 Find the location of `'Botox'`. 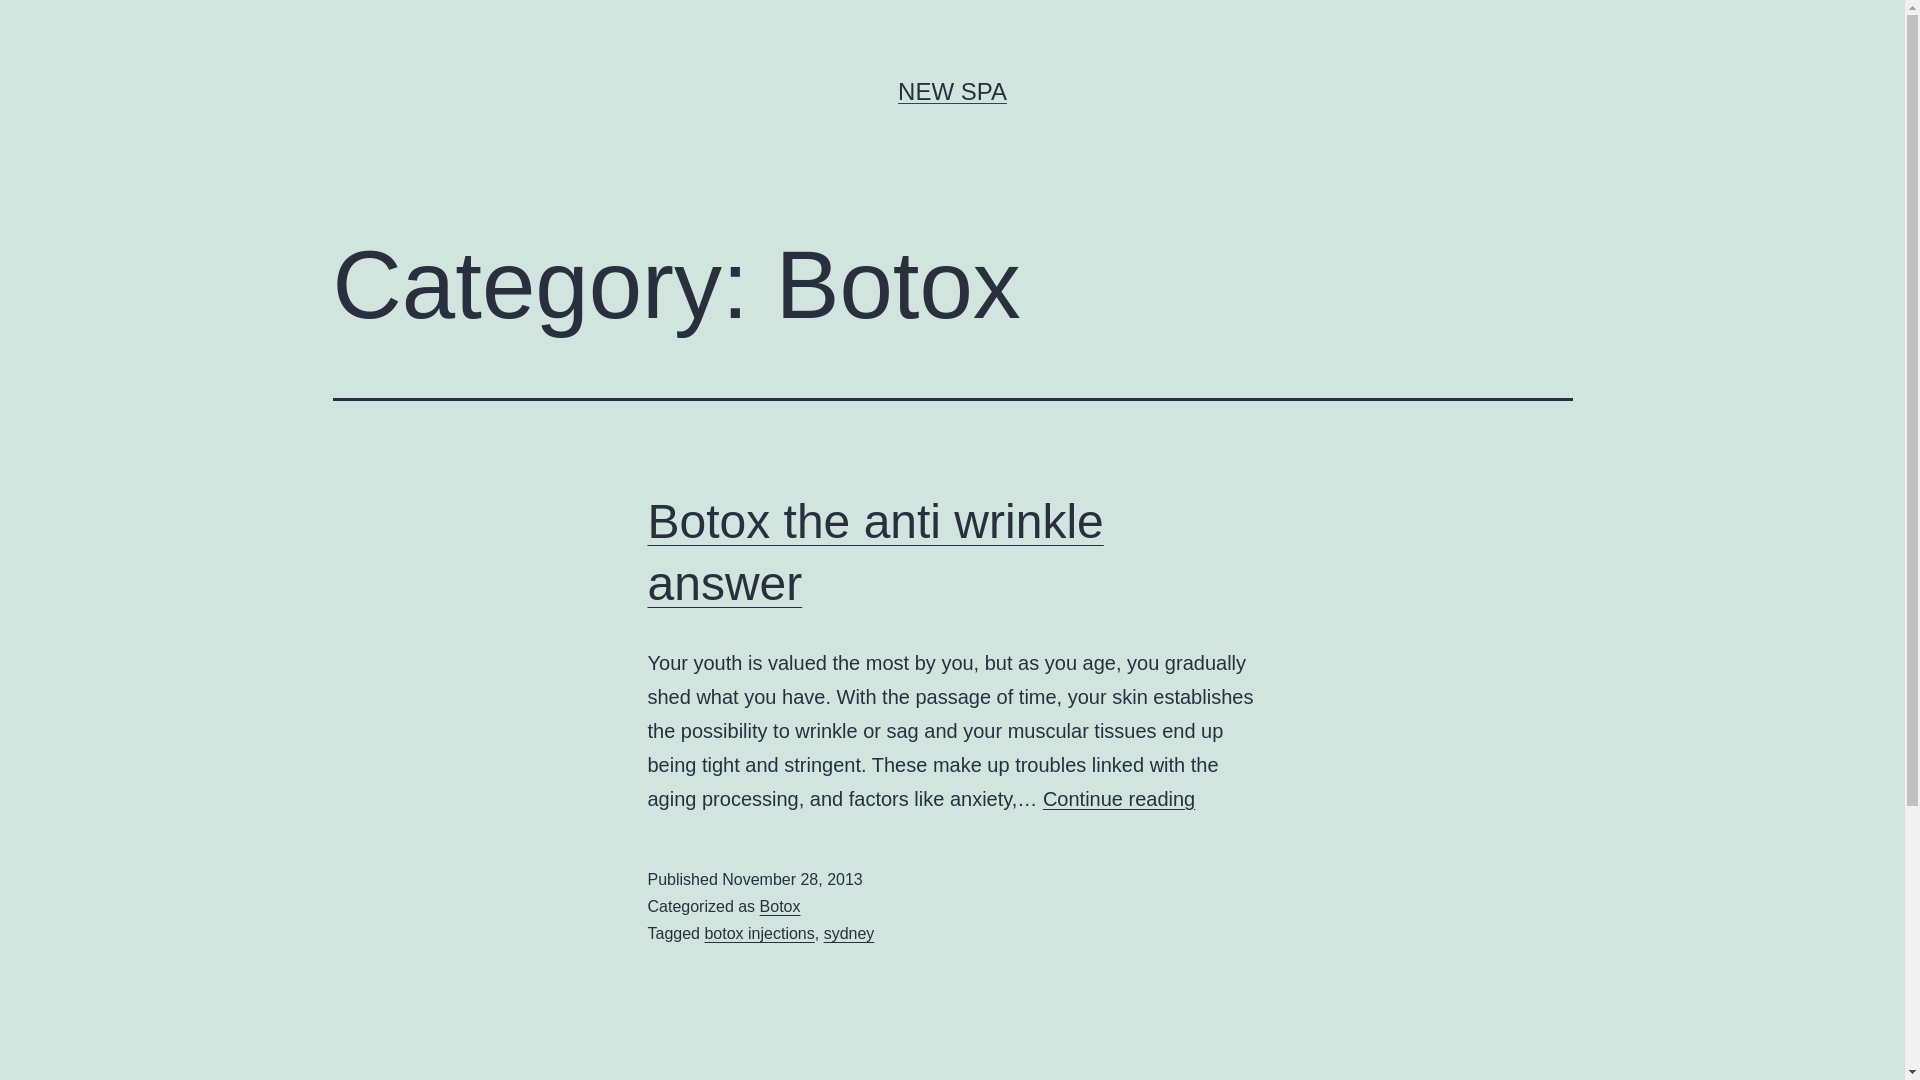

'Botox' is located at coordinates (779, 906).